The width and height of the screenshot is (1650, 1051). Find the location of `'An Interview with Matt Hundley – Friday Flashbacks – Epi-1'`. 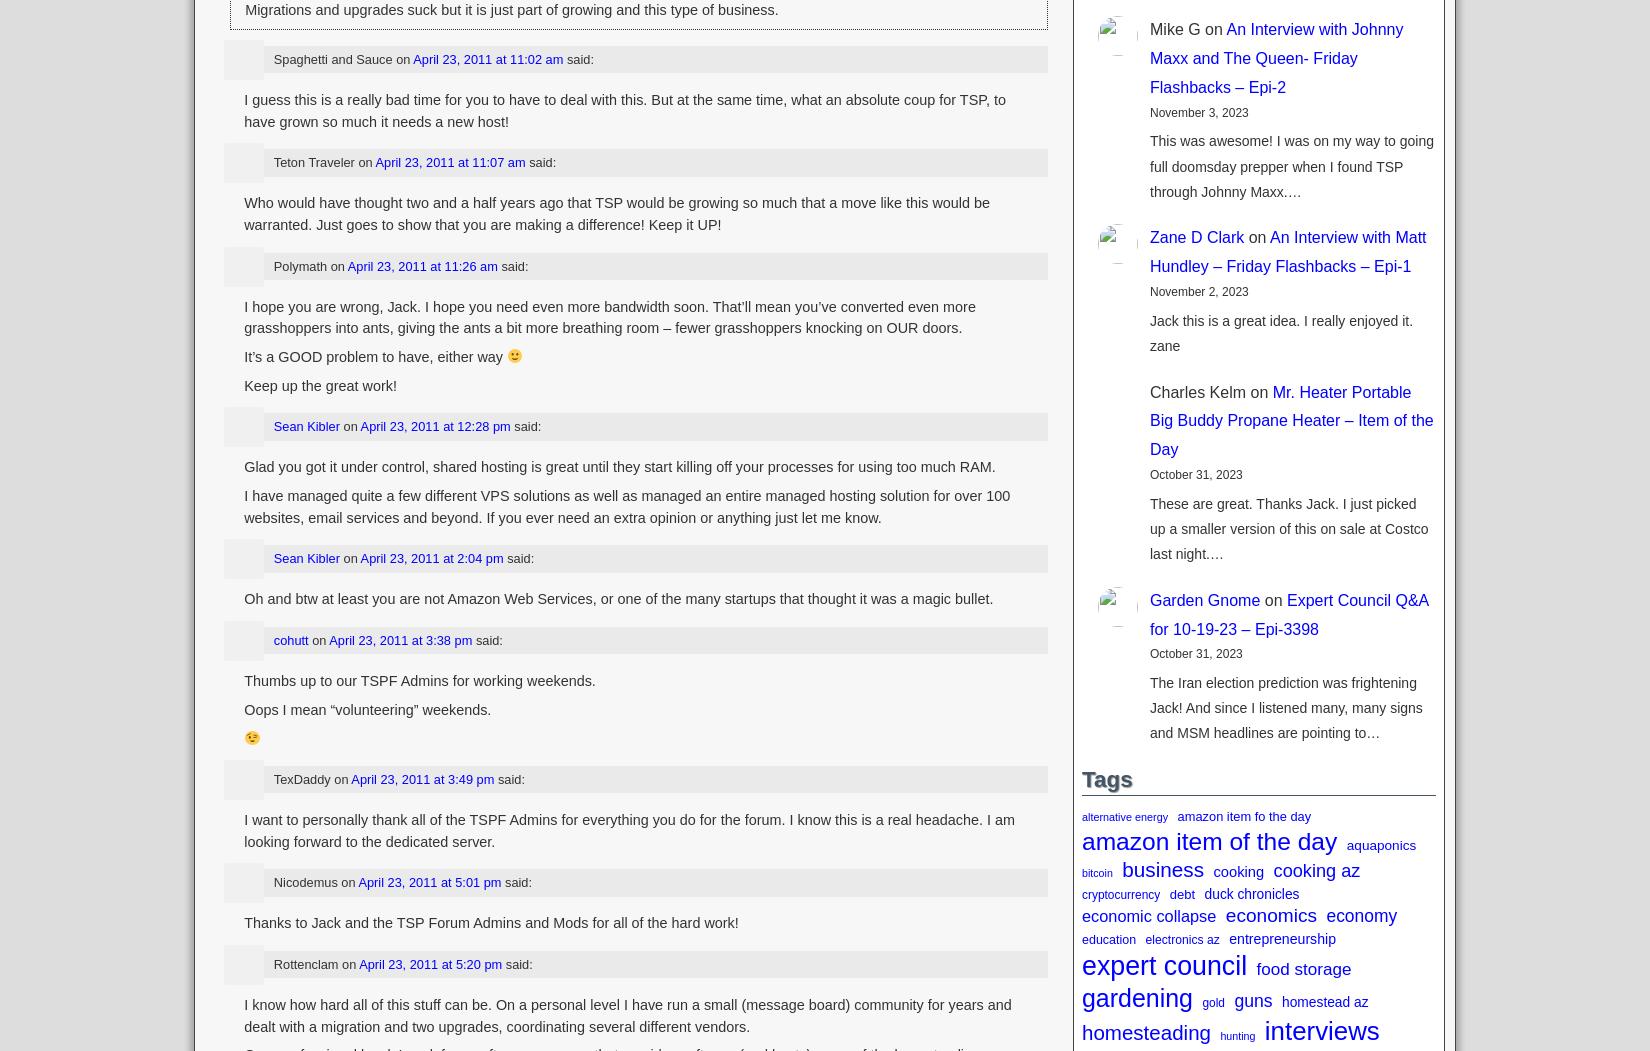

'An Interview with Matt Hundley – Friday Flashbacks – Epi-1' is located at coordinates (1286, 252).